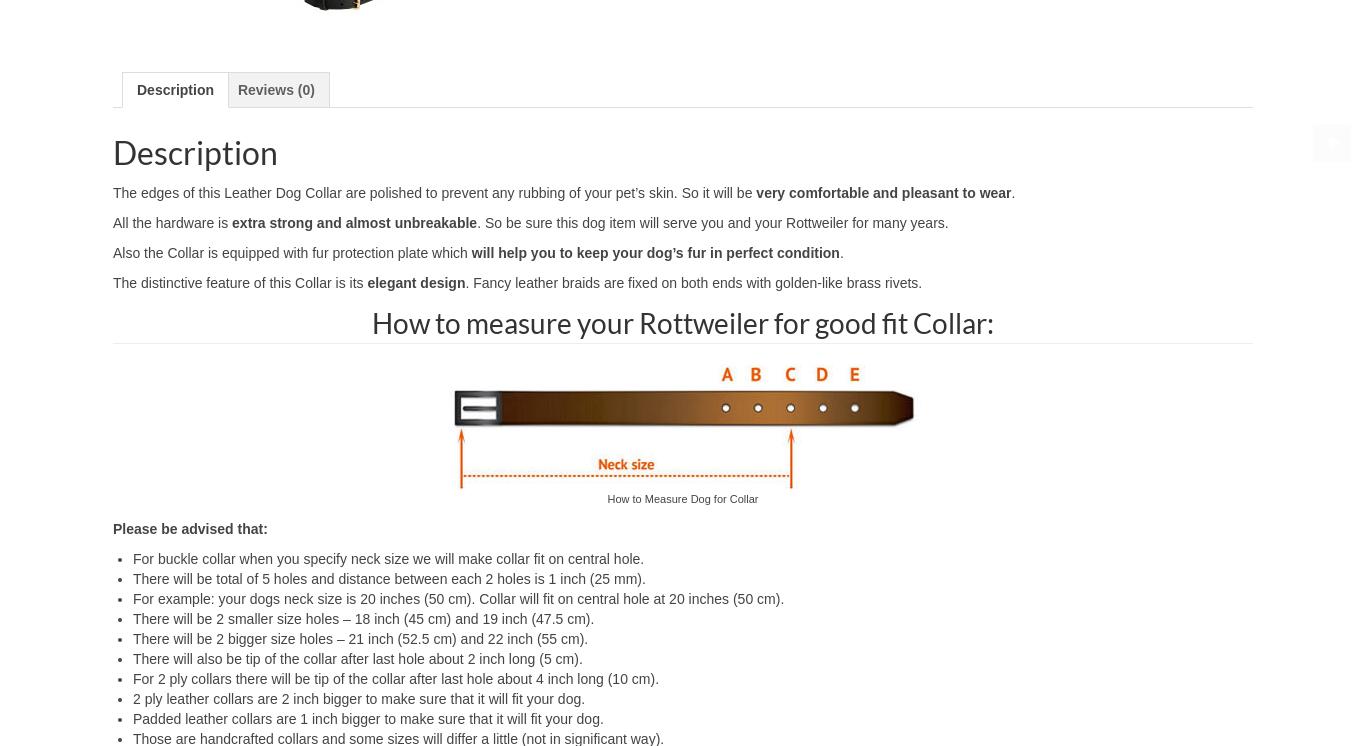 The height and width of the screenshot is (746, 1366). I want to click on 'extra strong and almost unbreakable', so click(231, 221).